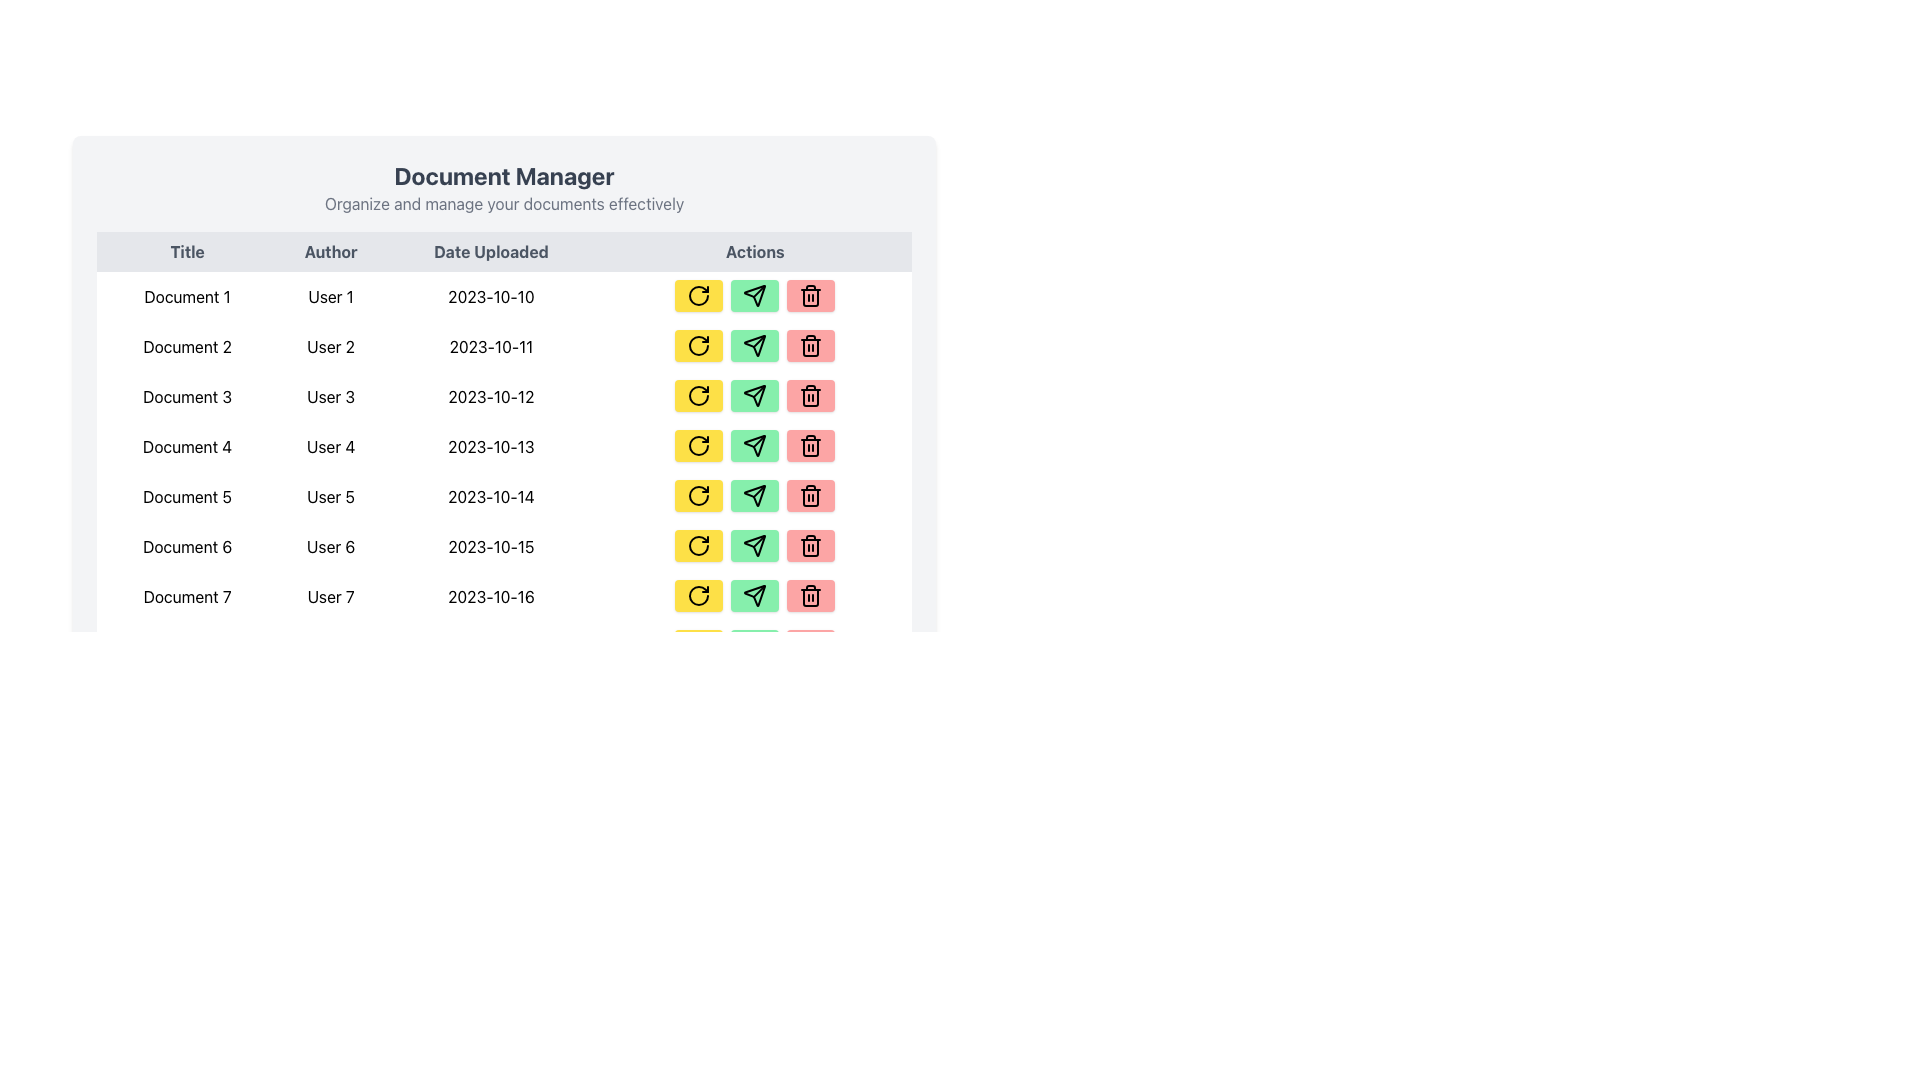 This screenshot has width=1920, height=1080. What do you see at coordinates (754, 546) in the screenshot?
I see `the send button icon located in the 'Actions' column for 'Document 5' dated '2023-10-14', positioned after a yellow circular arrow icon and before a red trash can icon to send the associated document` at bounding box center [754, 546].